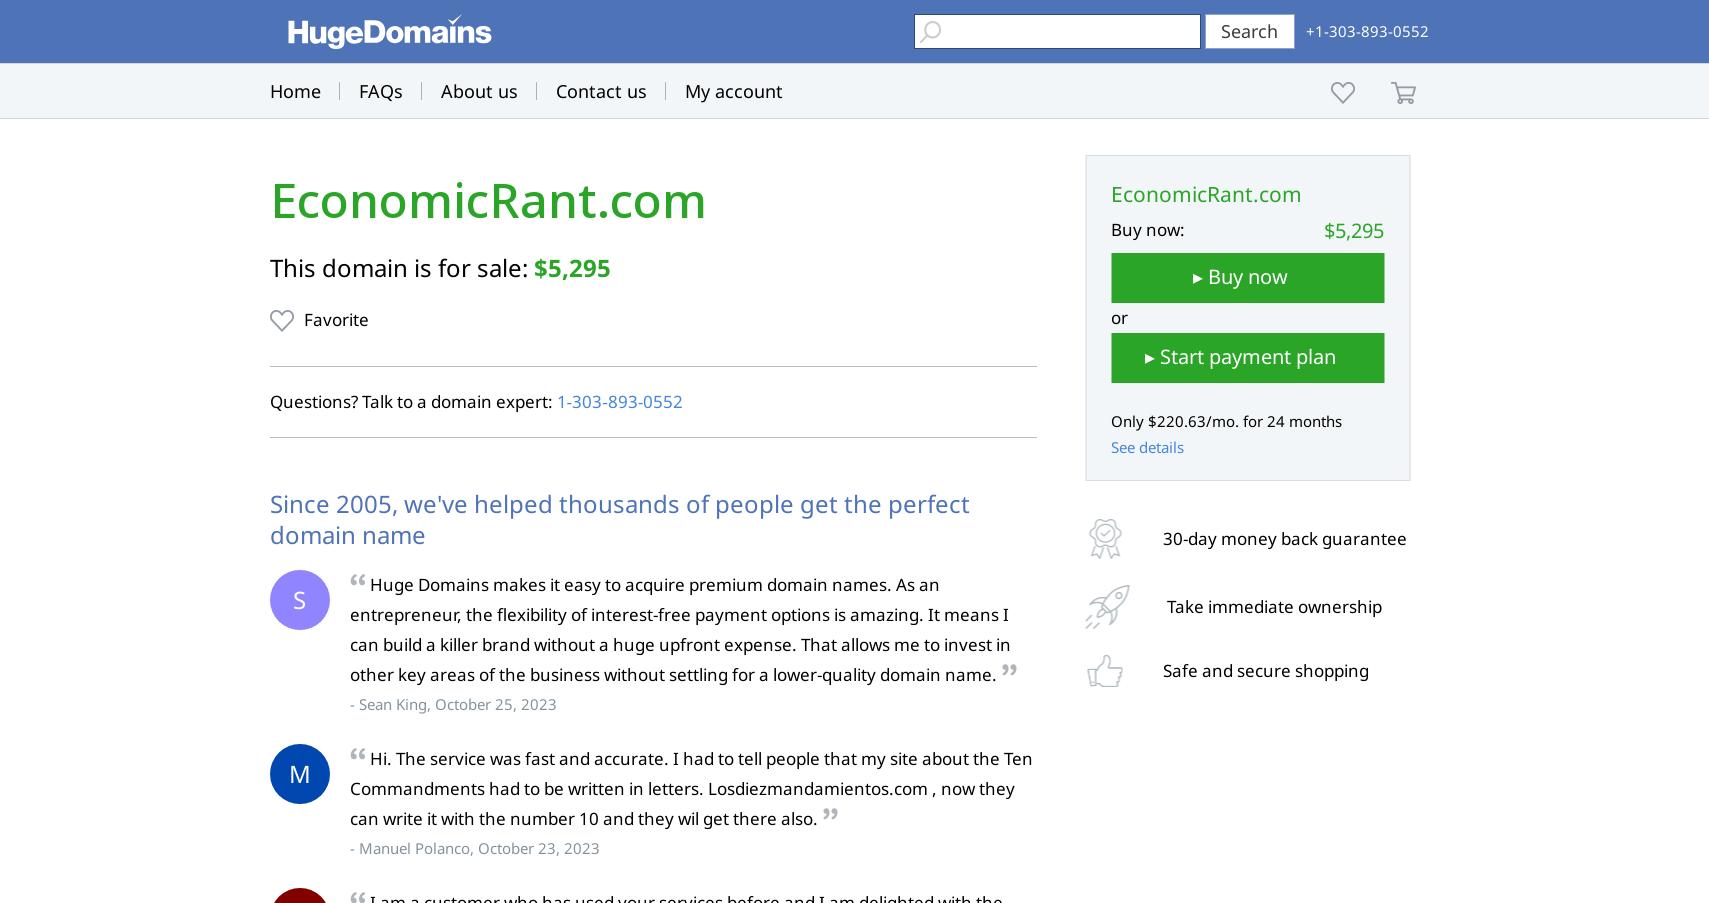 The width and height of the screenshot is (1709, 903). Describe the element at coordinates (617, 517) in the screenshot. I see `'Since 2005, we've helped thousands of people get the perfect domain name'` at that location.